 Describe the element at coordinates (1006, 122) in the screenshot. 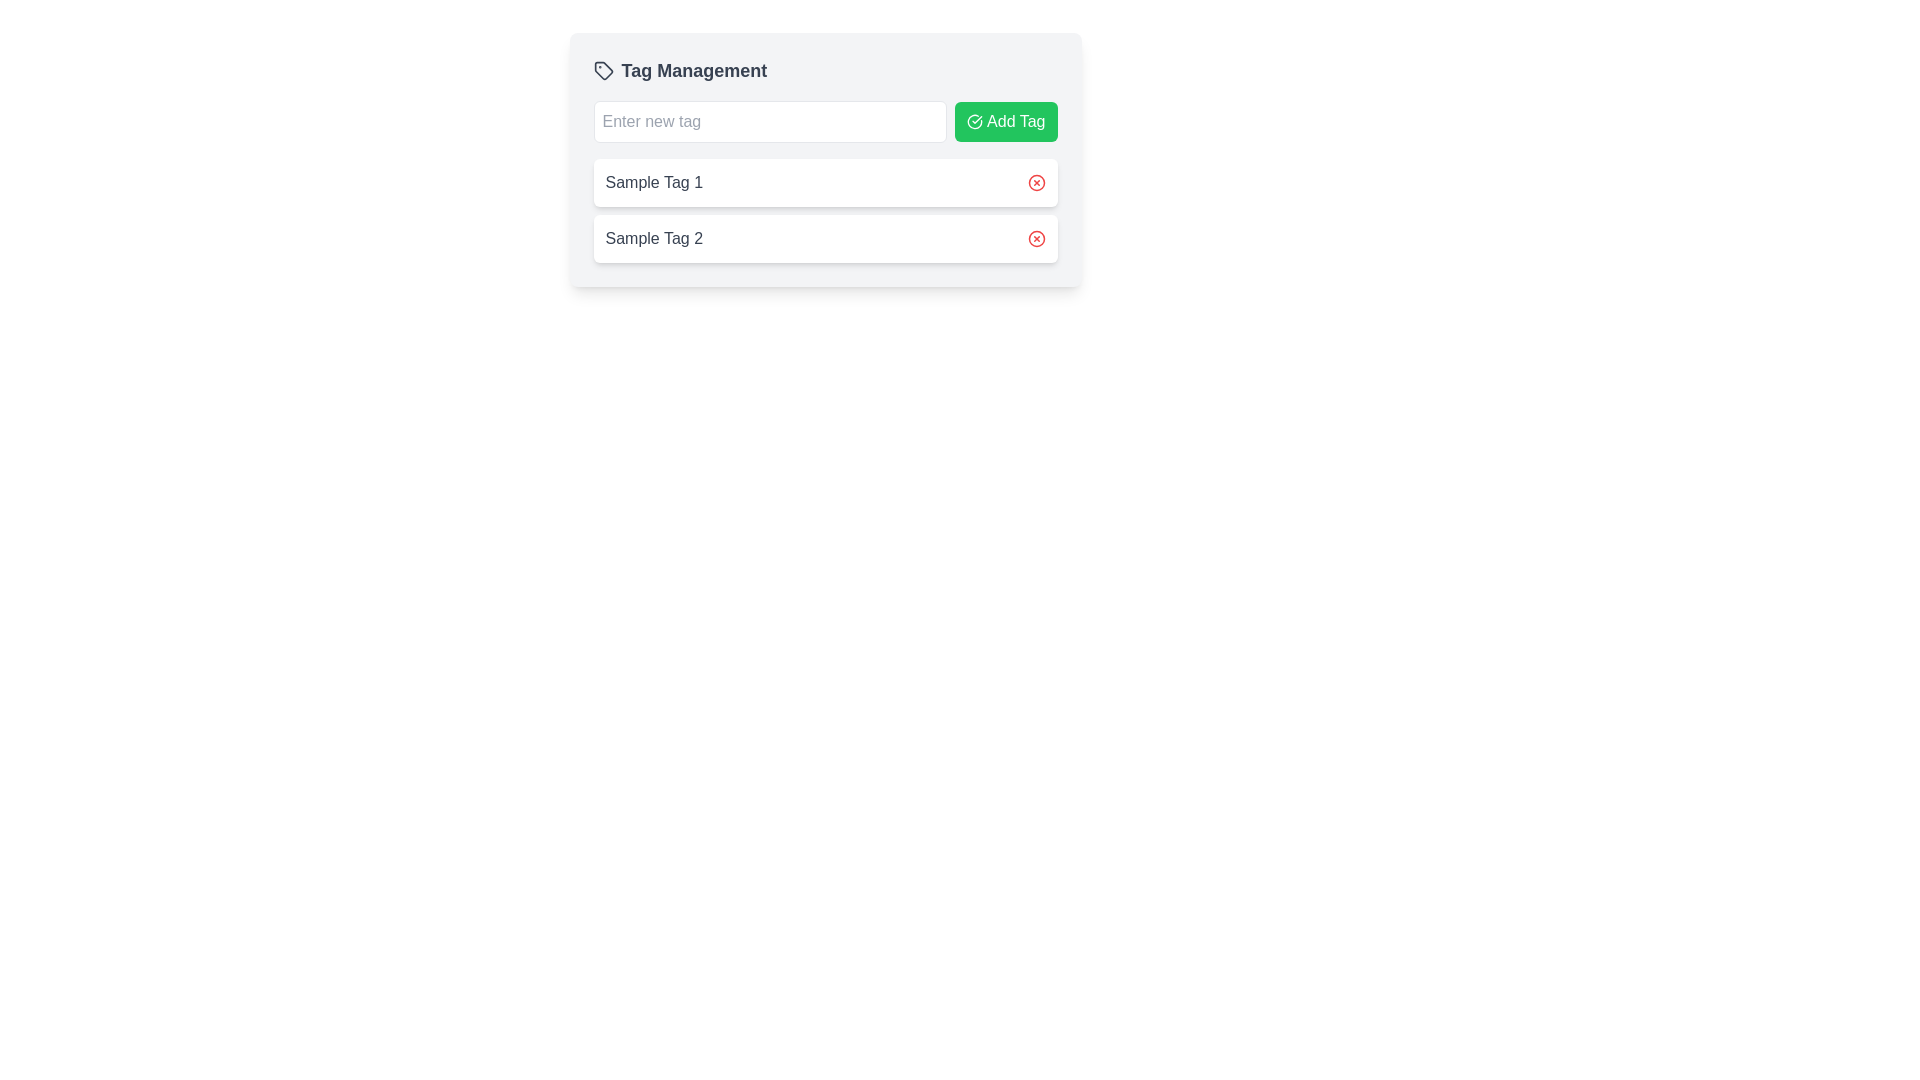

I see `the button located adjacent to the input field for adding a new tag to process the entered text` at that location.